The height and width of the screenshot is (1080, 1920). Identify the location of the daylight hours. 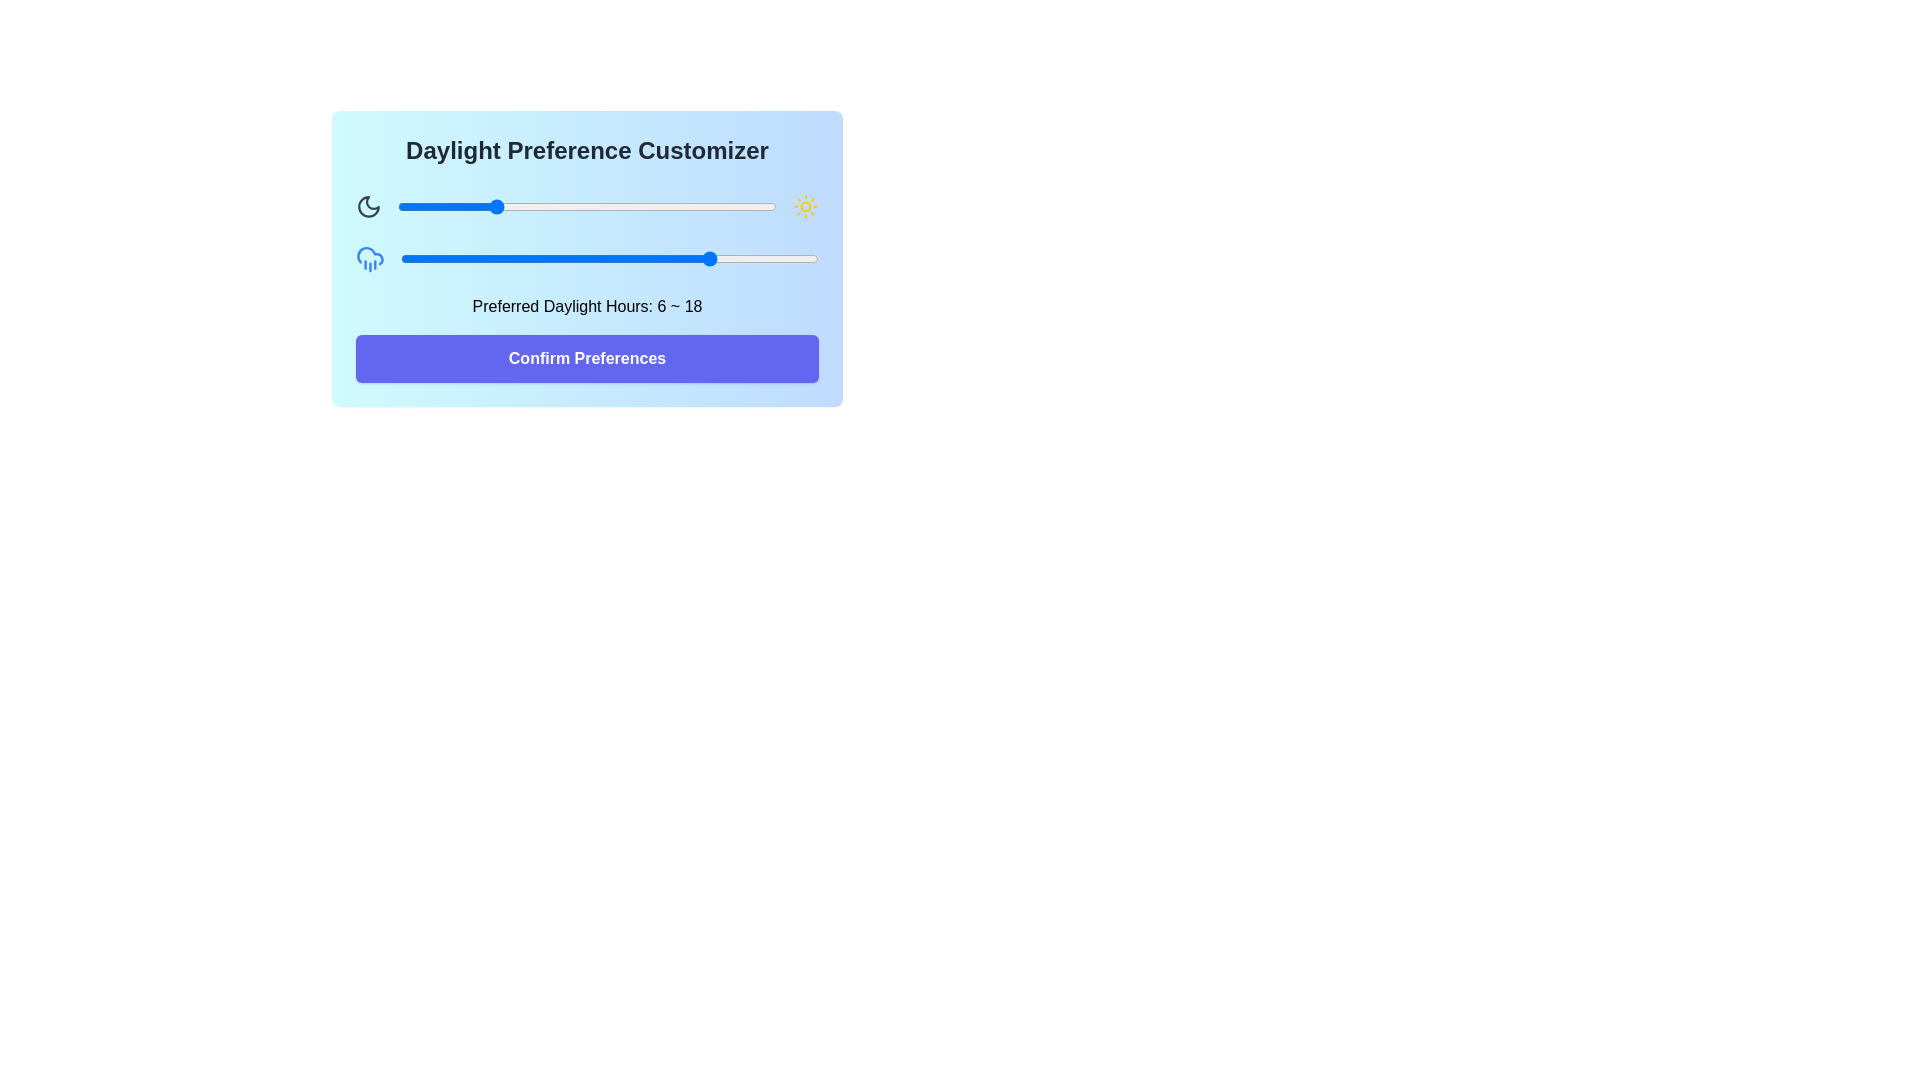
(713, 207).